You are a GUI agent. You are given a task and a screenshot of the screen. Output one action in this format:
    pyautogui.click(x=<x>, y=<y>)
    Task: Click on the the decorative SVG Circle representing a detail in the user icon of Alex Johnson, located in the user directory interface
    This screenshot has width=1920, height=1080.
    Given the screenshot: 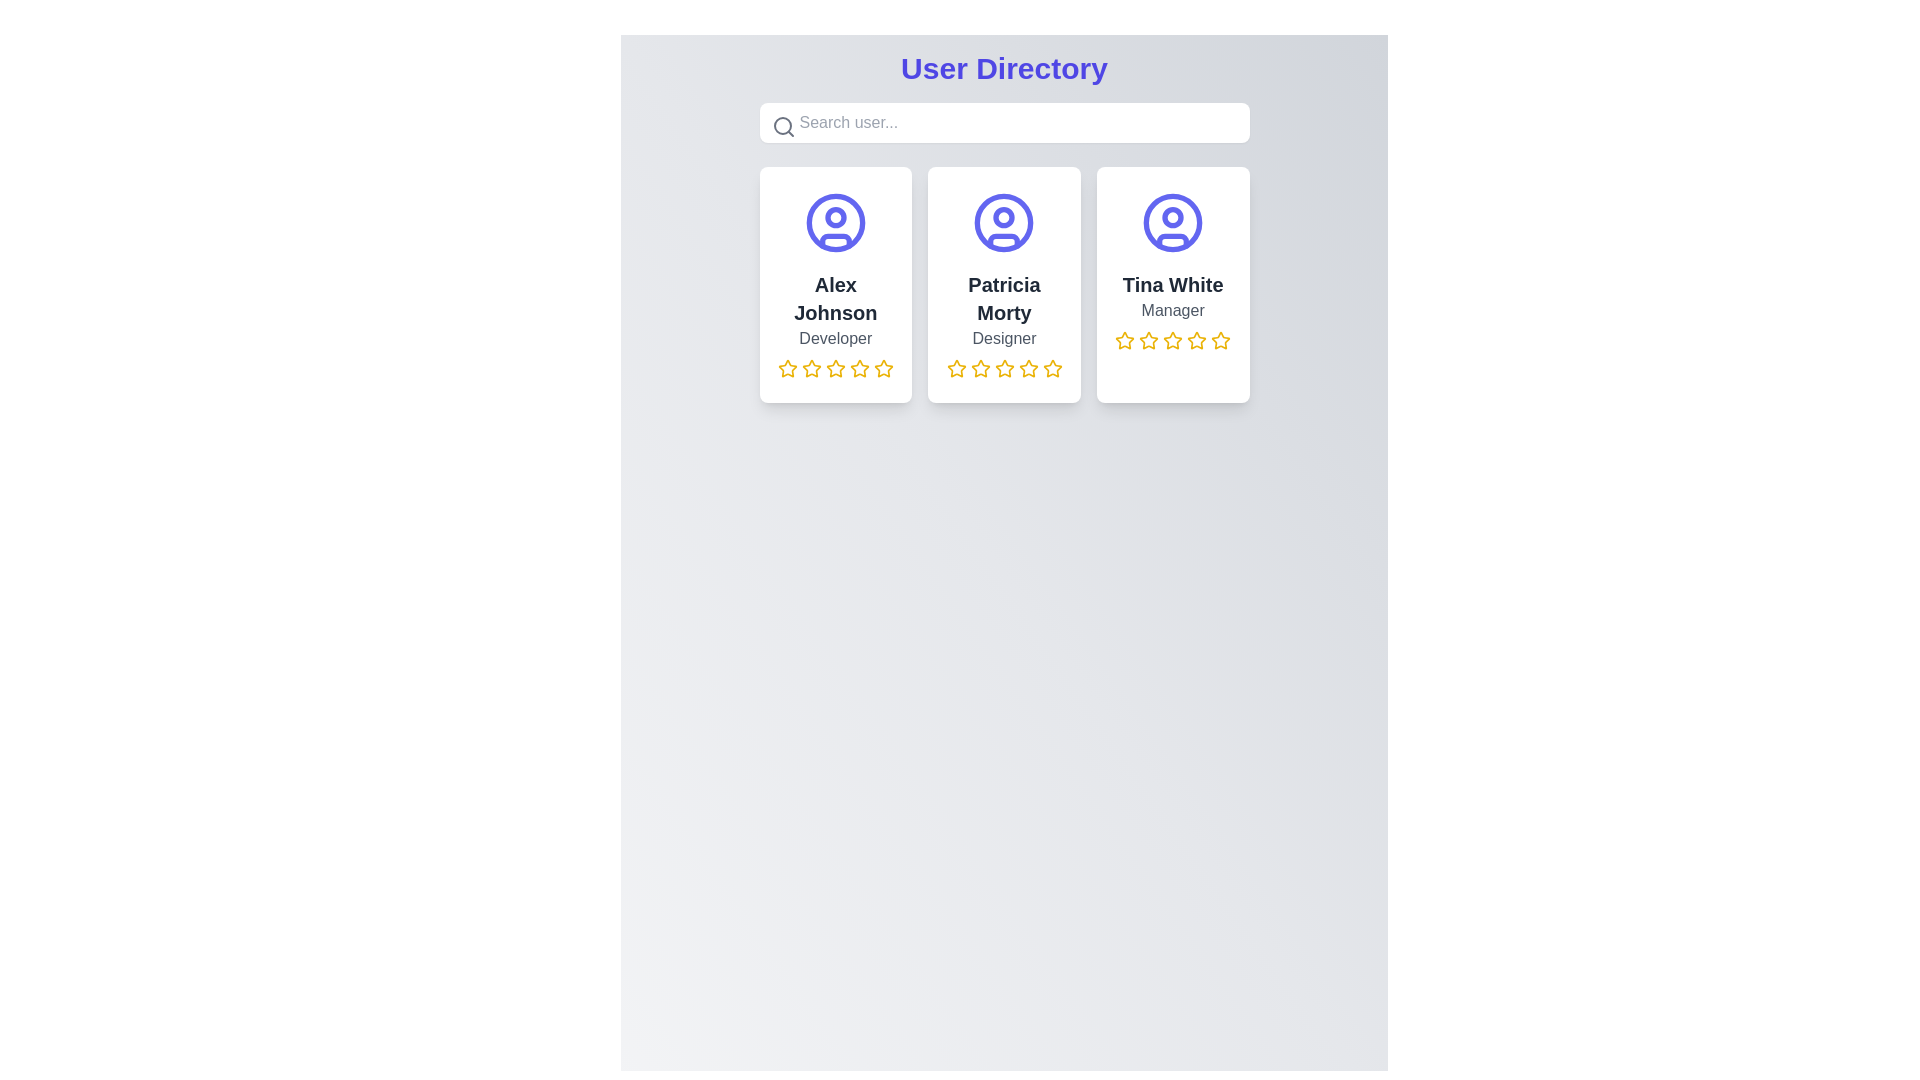 What is the action you would take?
    pyautogui.click(x=835, y=217)
    